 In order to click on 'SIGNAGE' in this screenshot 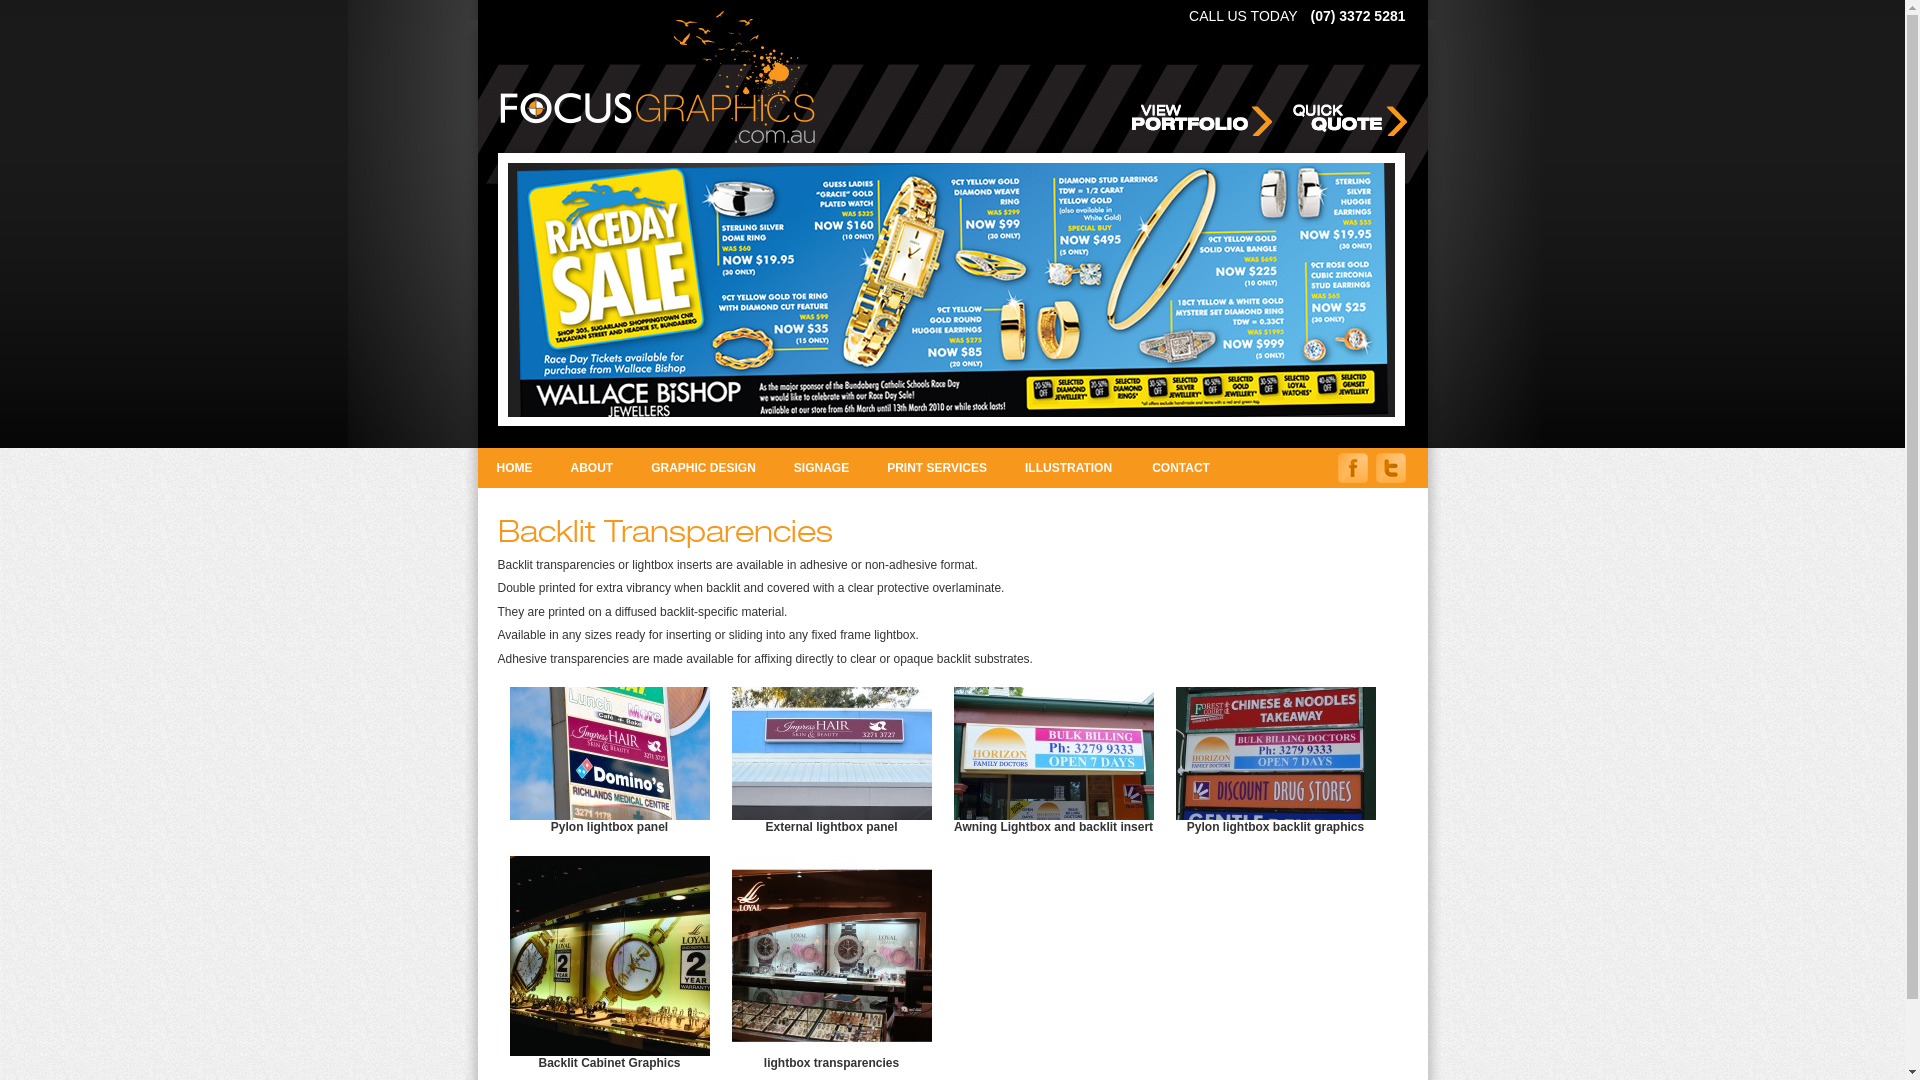, I will do `click(821, 467)`.